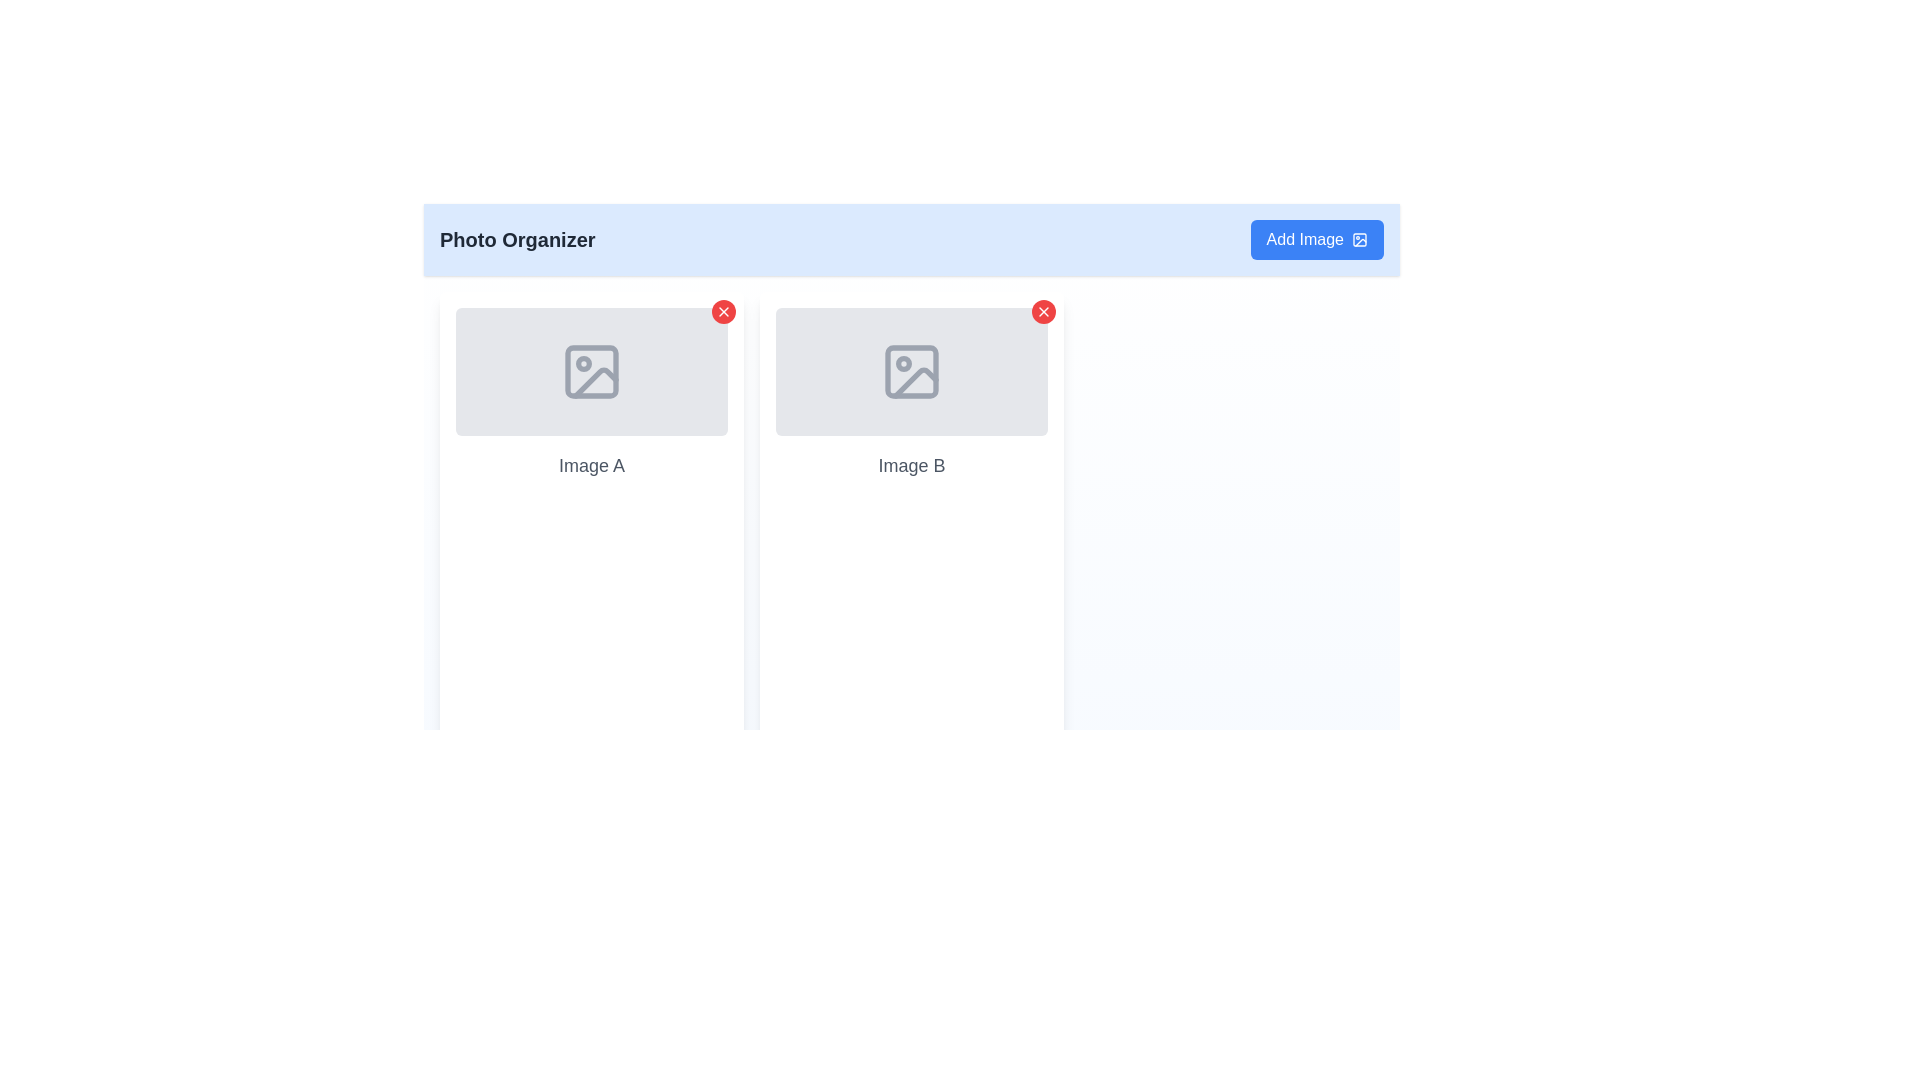 This screenshot has width=1920, height=1080. What do you see at coordinates (911, 466) in the screenshot?
I see `the Text Label displaying 'Image B', which is located below the image placeholder in the second column of the photo organizer interface` at bounding box center [911, 466].